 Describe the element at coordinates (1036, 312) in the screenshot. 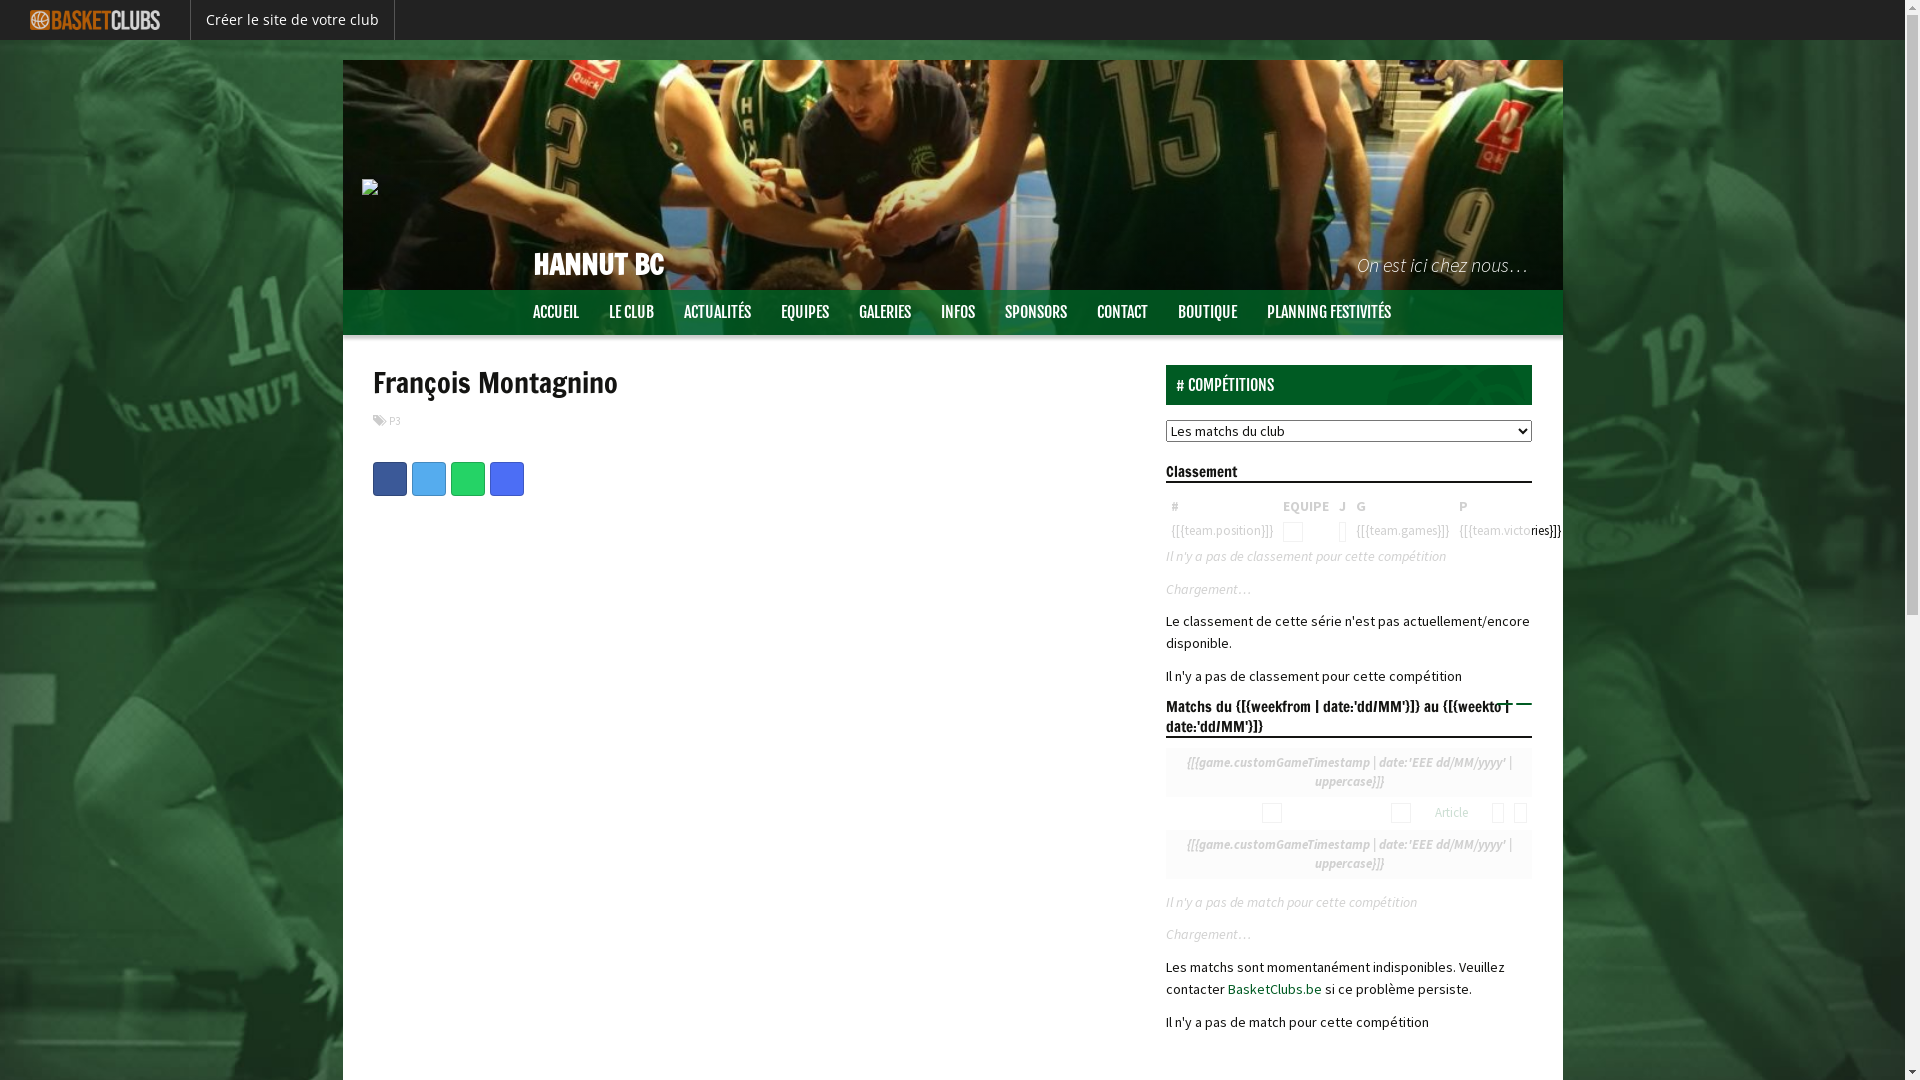

I see `'SPONSORS'` at that location.